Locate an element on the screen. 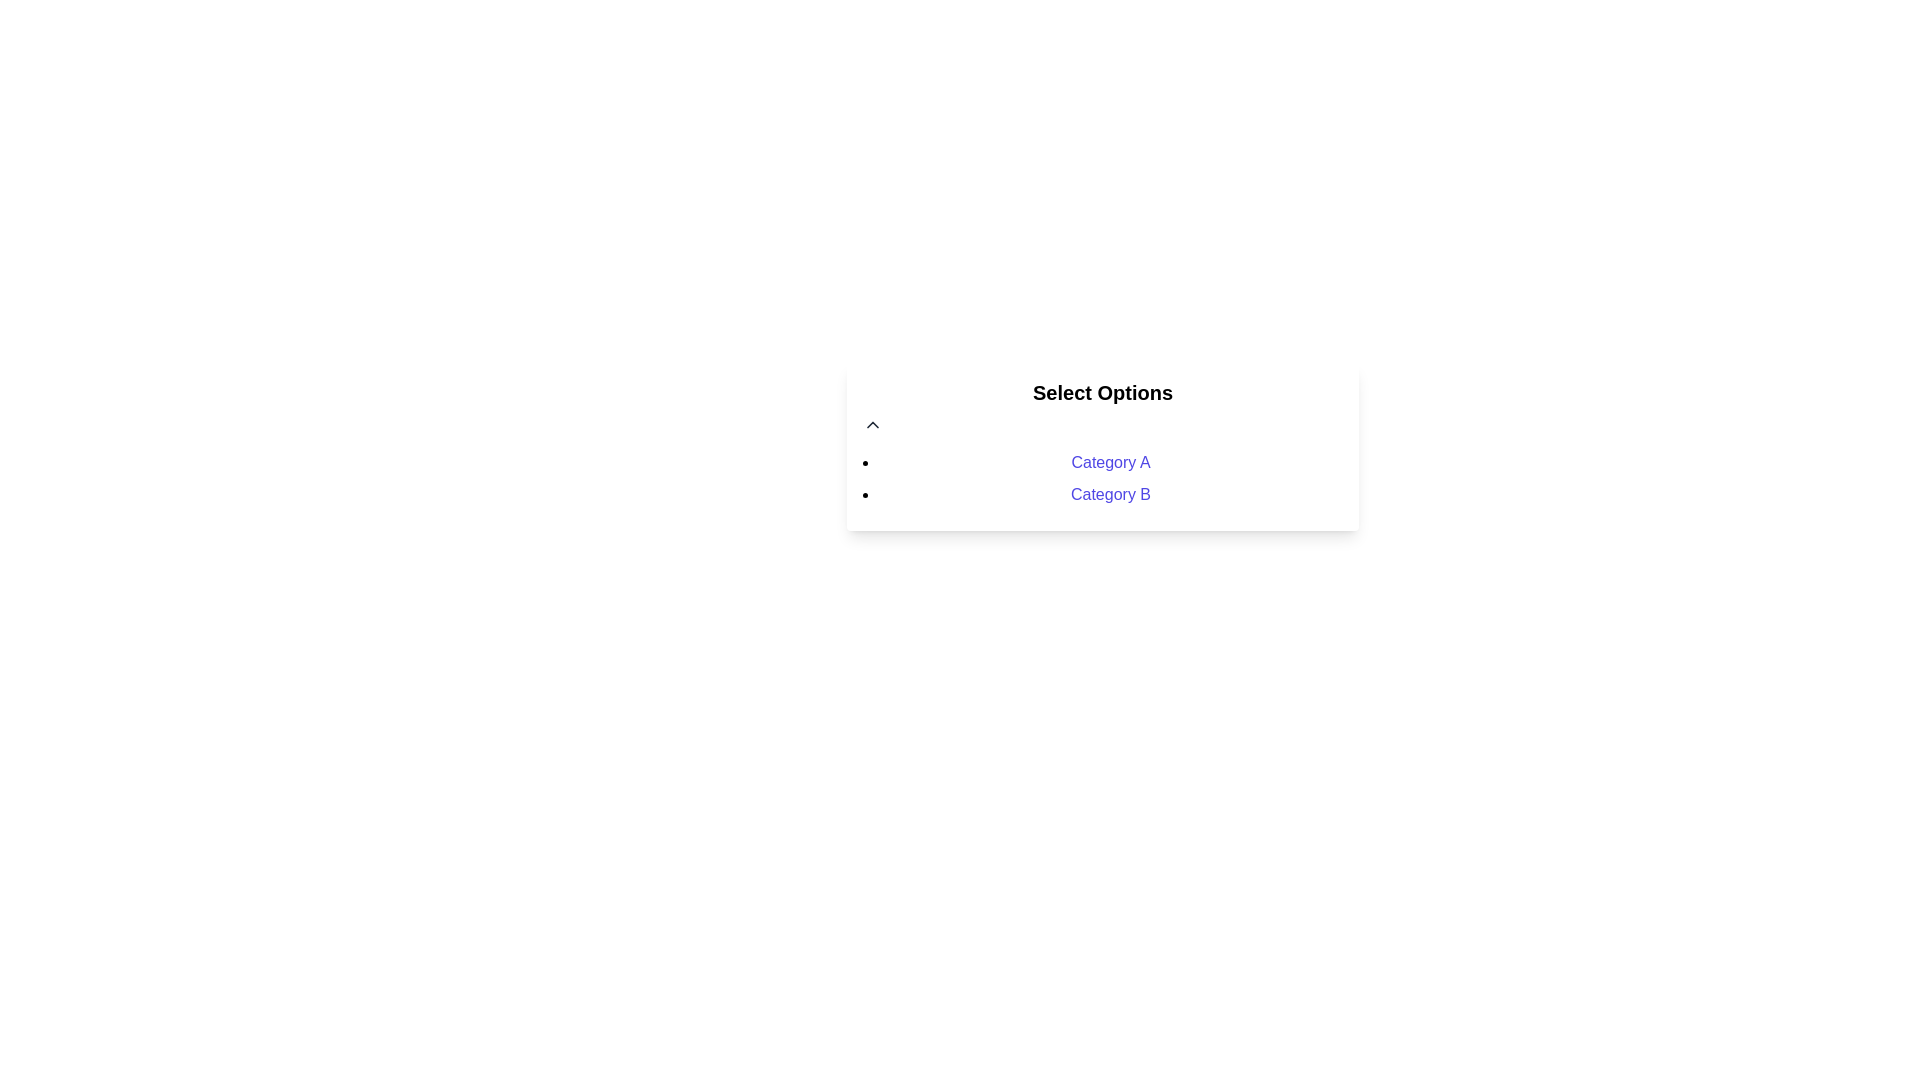  the 'Category B' hyperlink, which is styled in blue with an underline on hover, located as the second item under 'Select Options' is located at coordinates (1109, 494).